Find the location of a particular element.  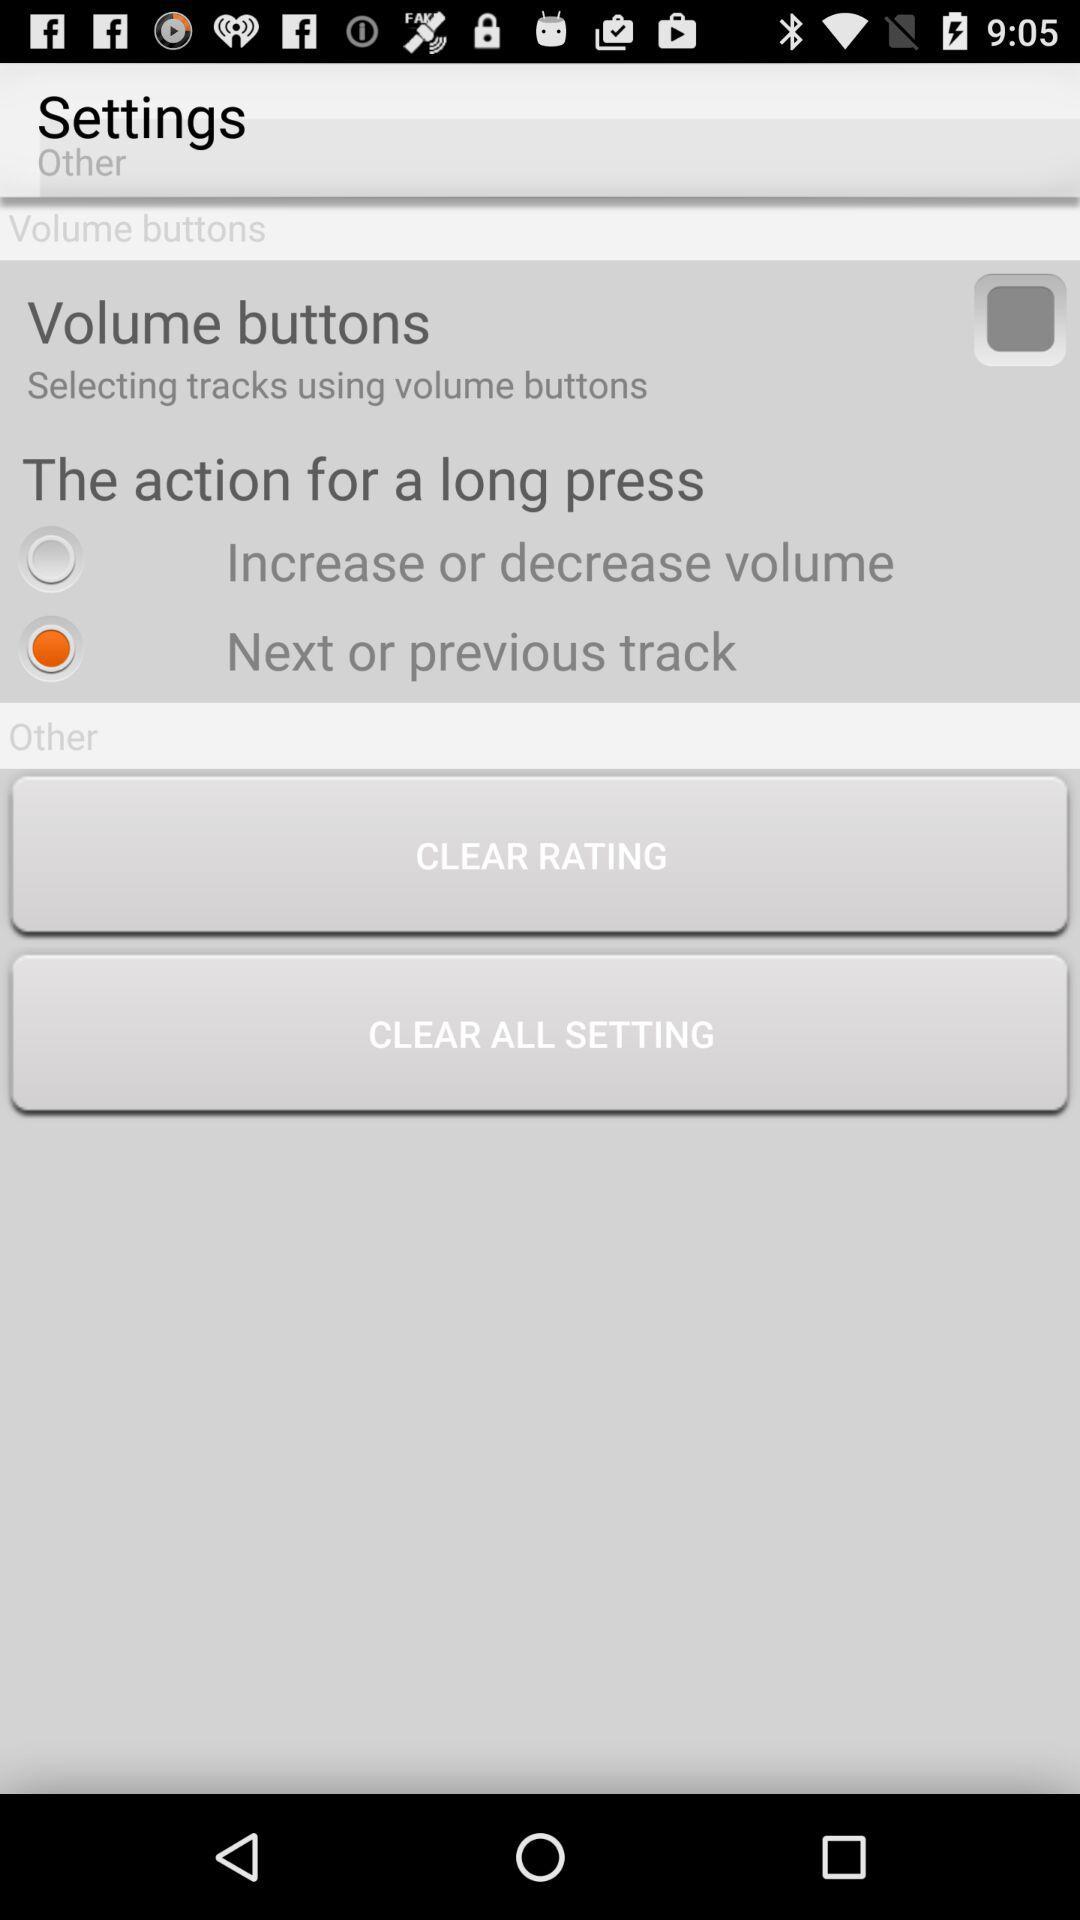

the increase or decrease is located at coordinates (451, 560).